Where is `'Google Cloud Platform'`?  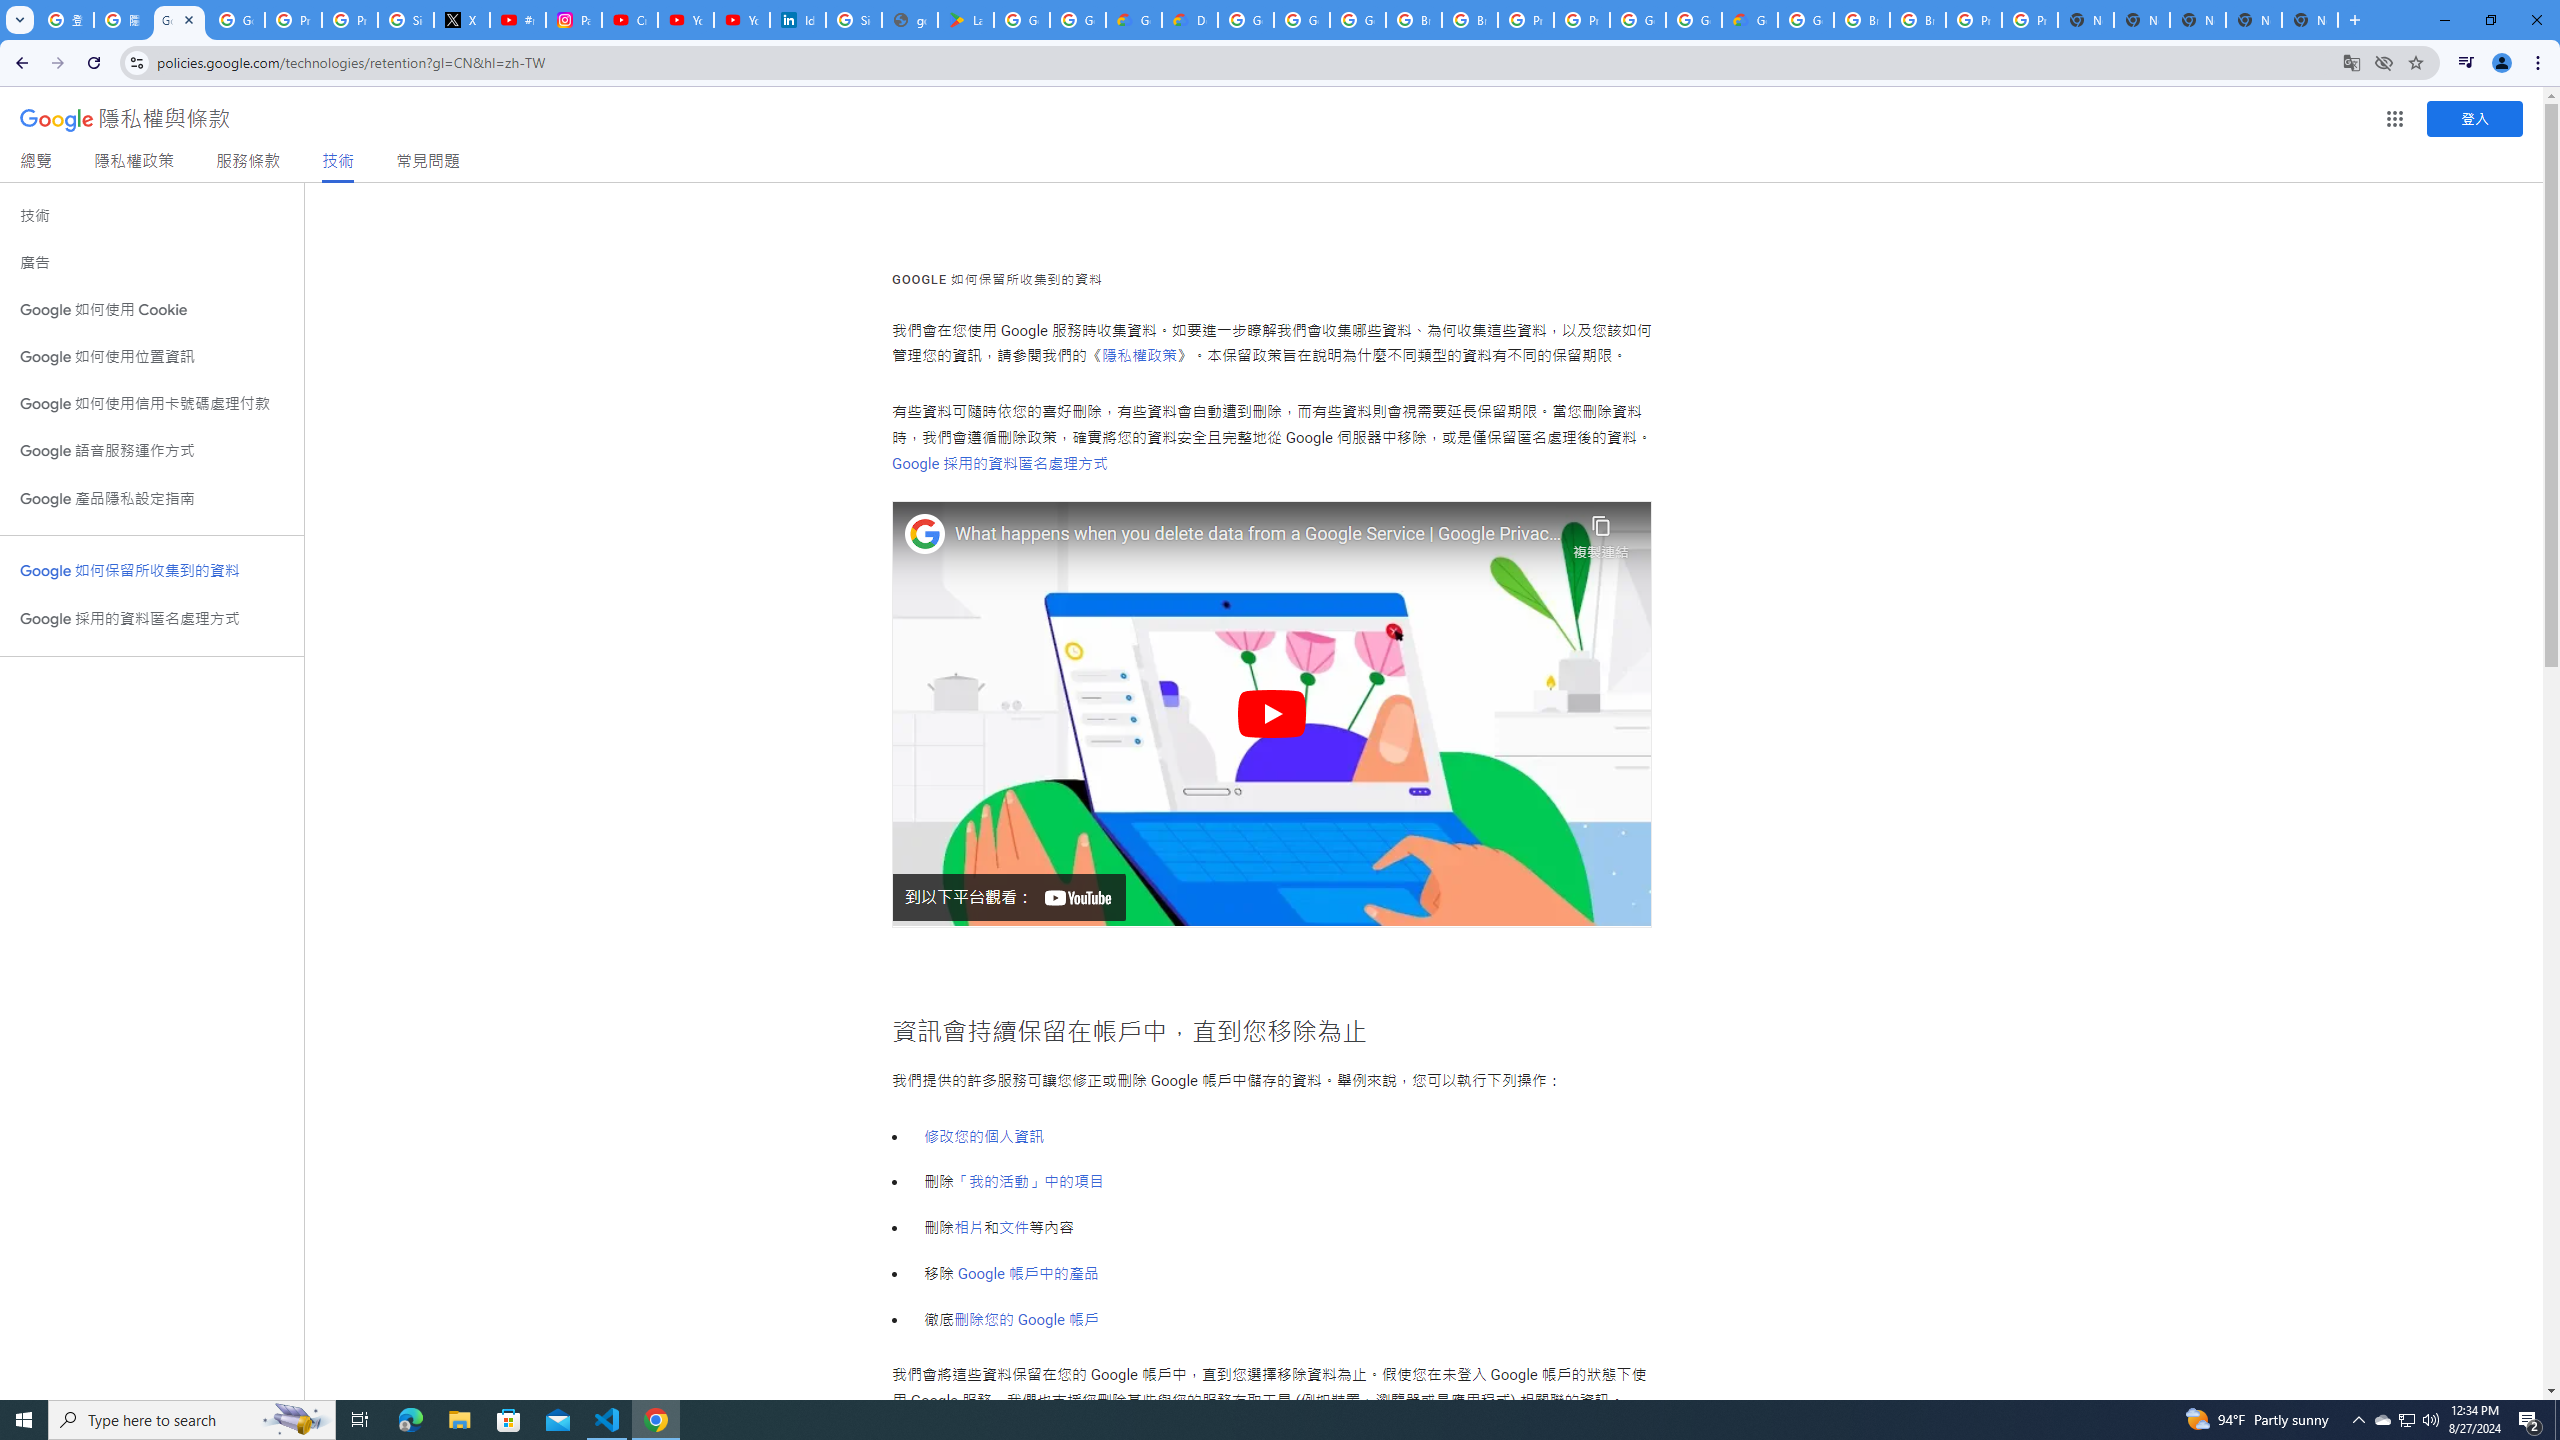
'Google Cloud Platform' is located at coordinates (1805, 19).